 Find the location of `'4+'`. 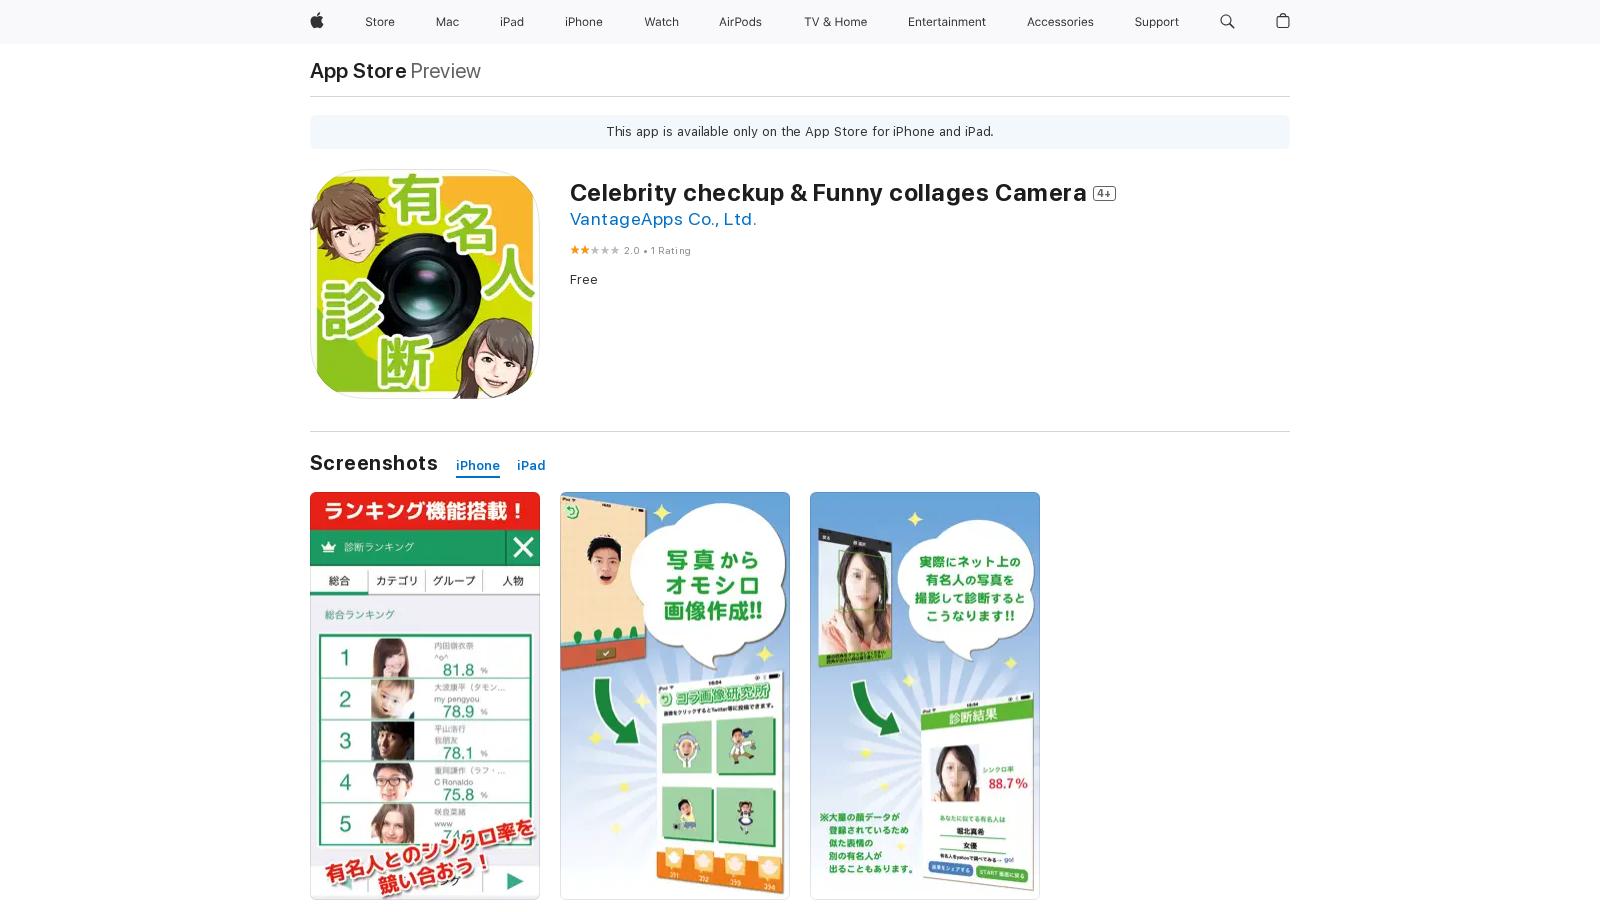

'4+' is located at coordinates (1104, 191).